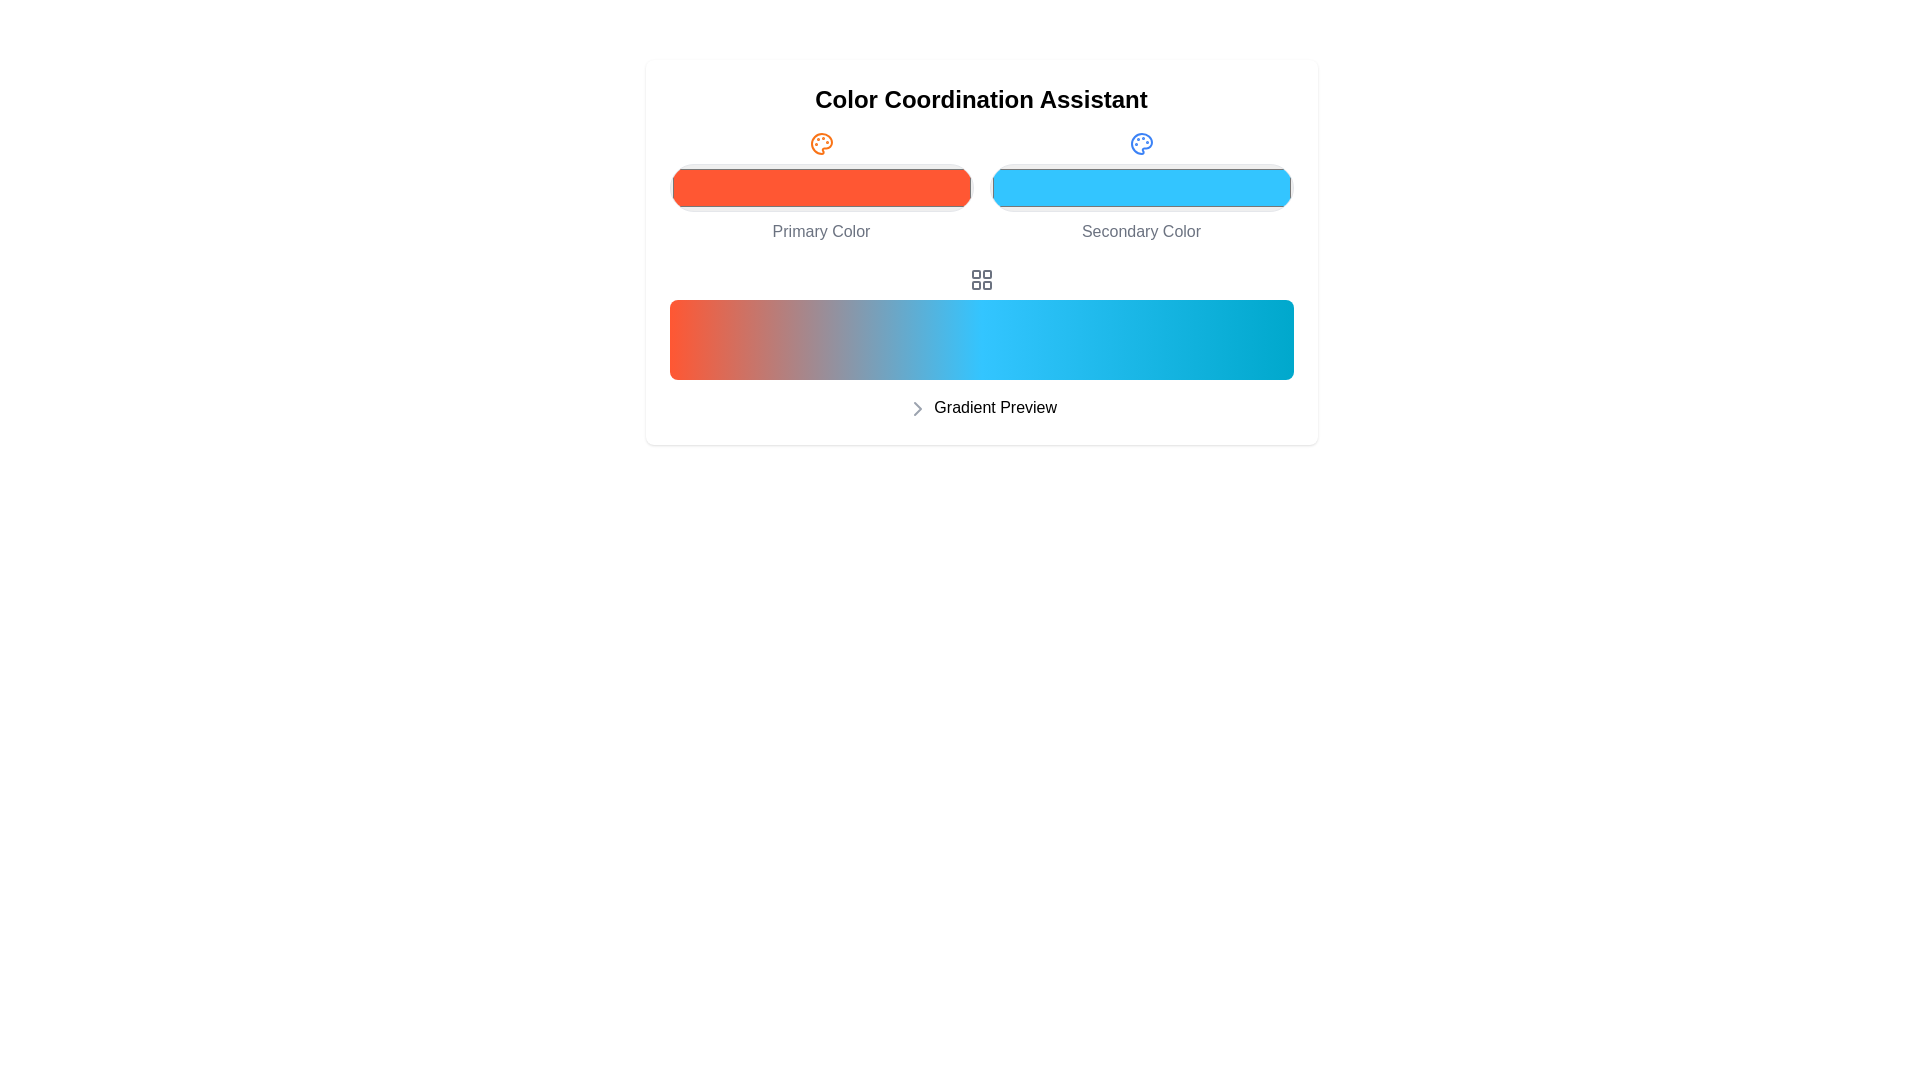  I want to click on the larger shape of the palette icon within the 'Primary Color' button, which is situated towards the top-left side of the interface, so click(821, 142).